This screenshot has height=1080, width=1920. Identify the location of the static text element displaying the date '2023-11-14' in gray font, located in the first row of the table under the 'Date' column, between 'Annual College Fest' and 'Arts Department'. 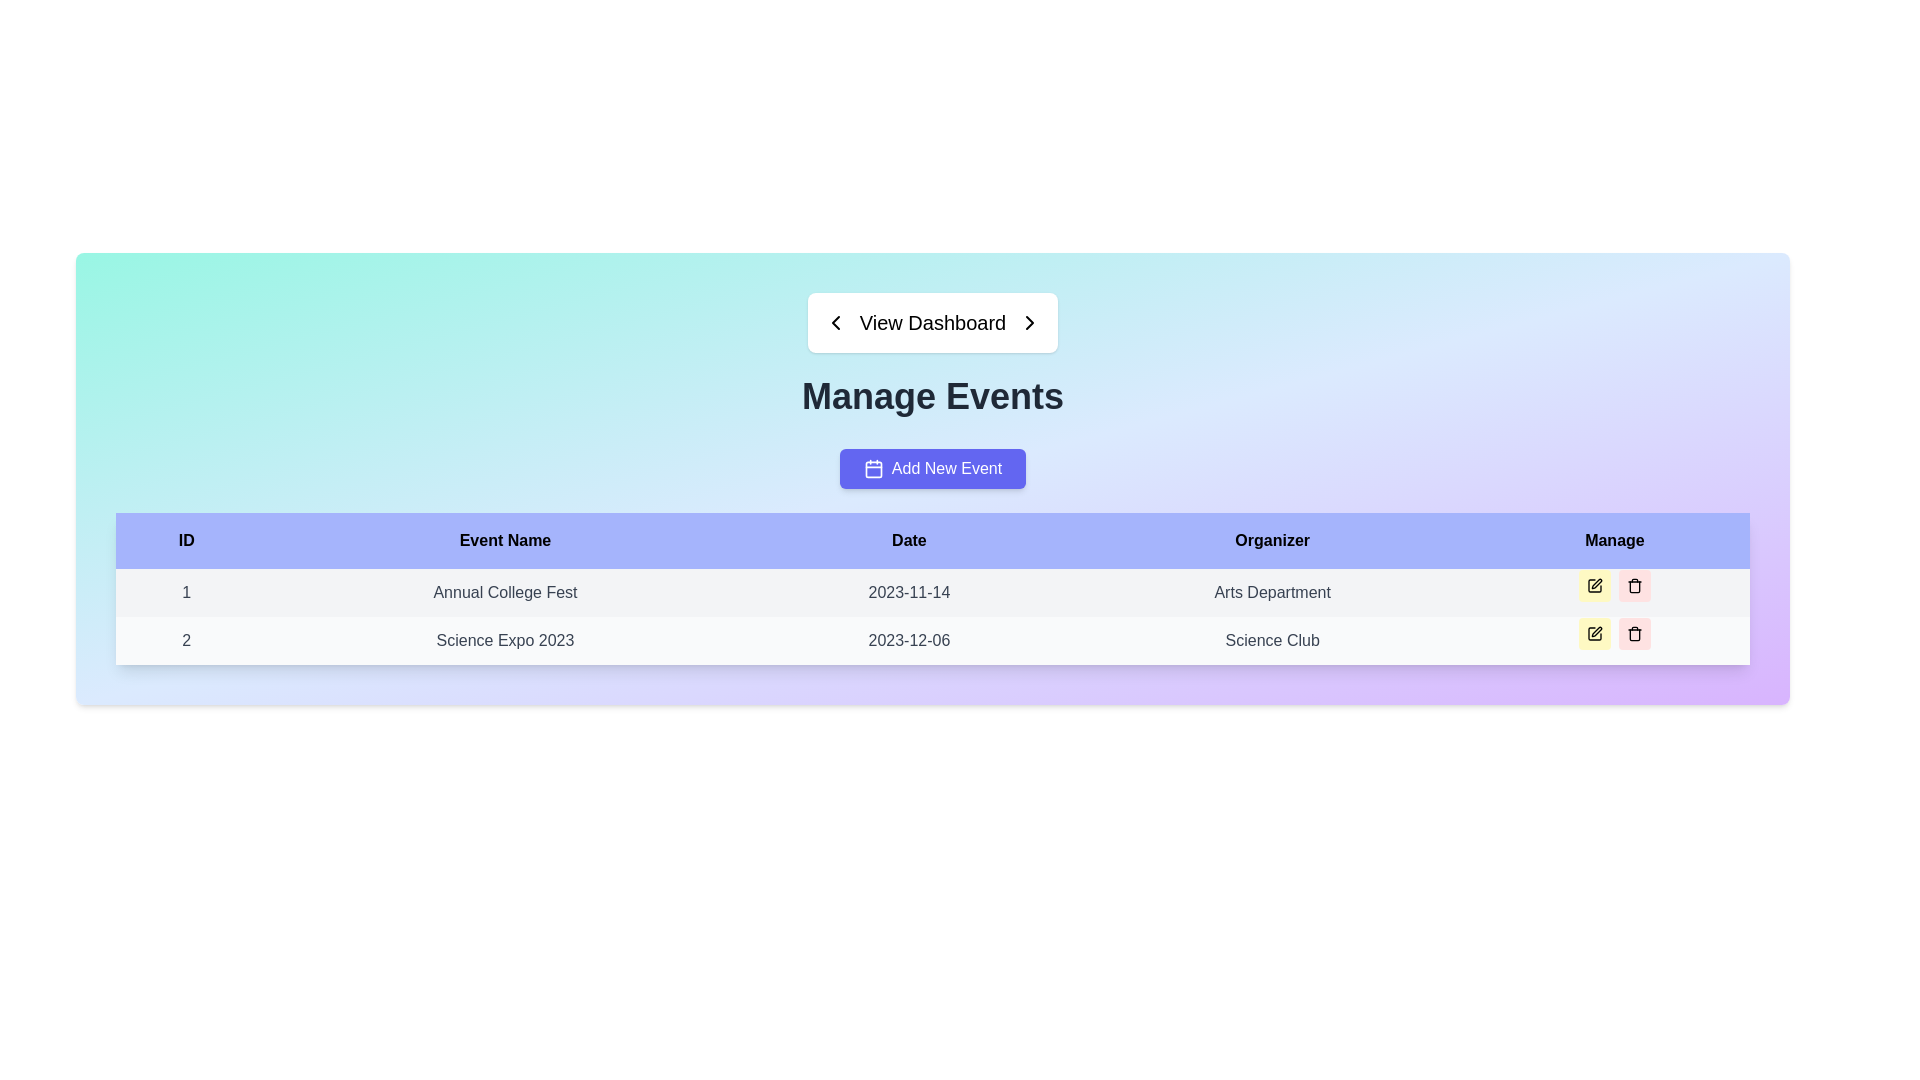
(908, 592).